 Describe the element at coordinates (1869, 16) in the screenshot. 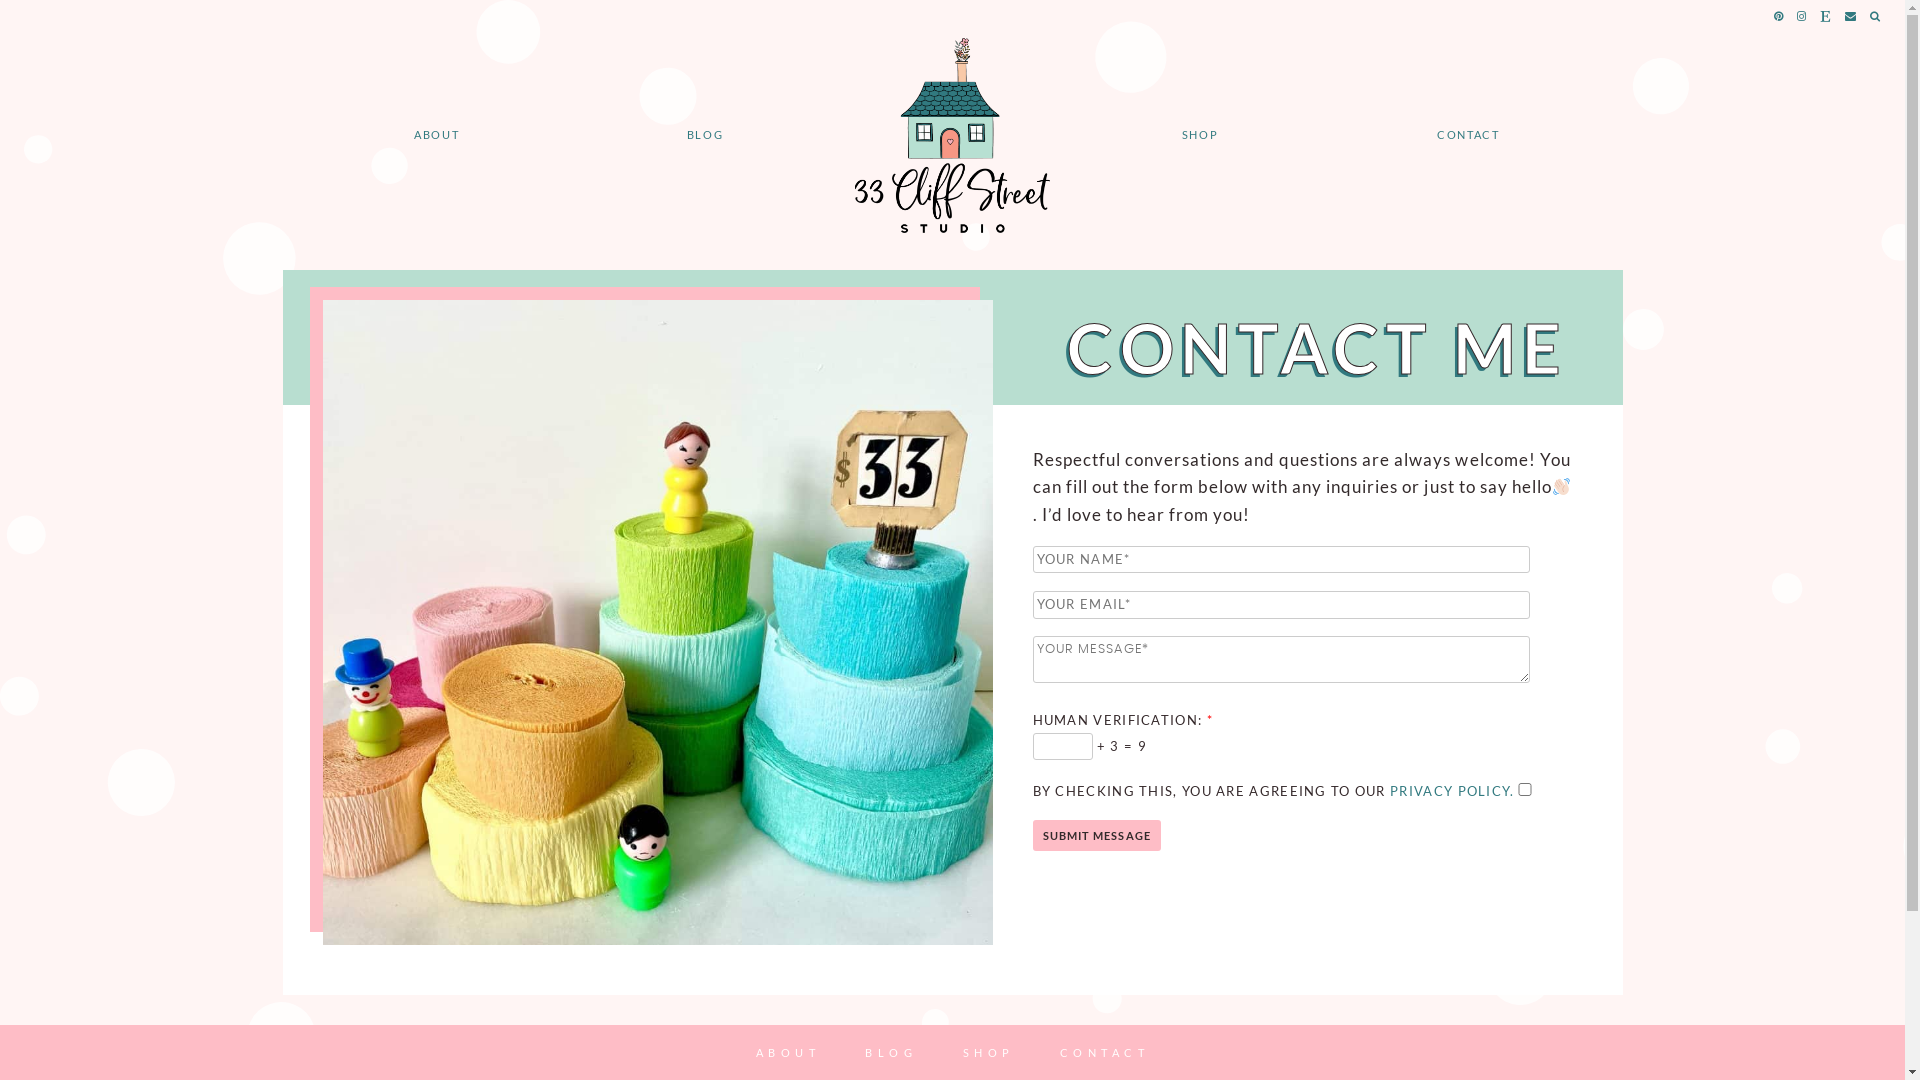

I see `'search icon'` at that location.